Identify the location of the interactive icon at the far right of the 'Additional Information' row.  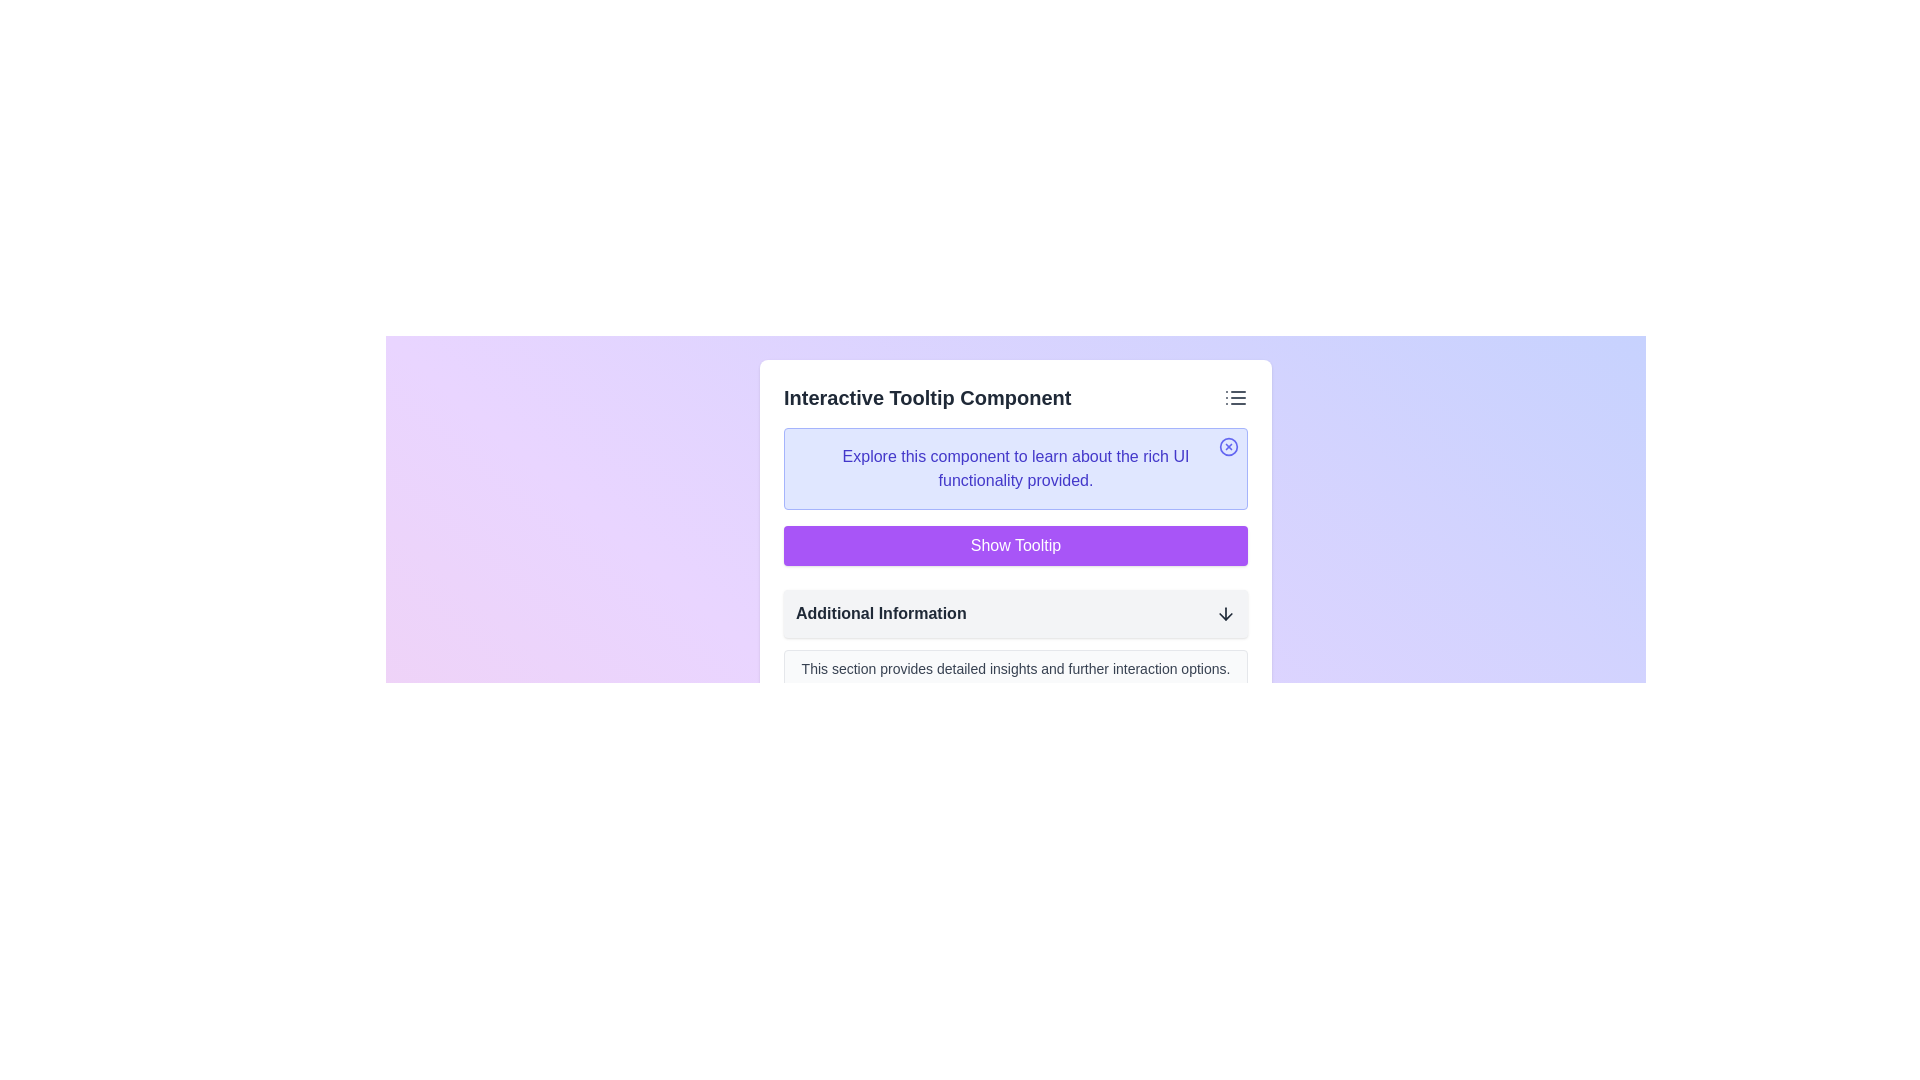
(1224, 612).